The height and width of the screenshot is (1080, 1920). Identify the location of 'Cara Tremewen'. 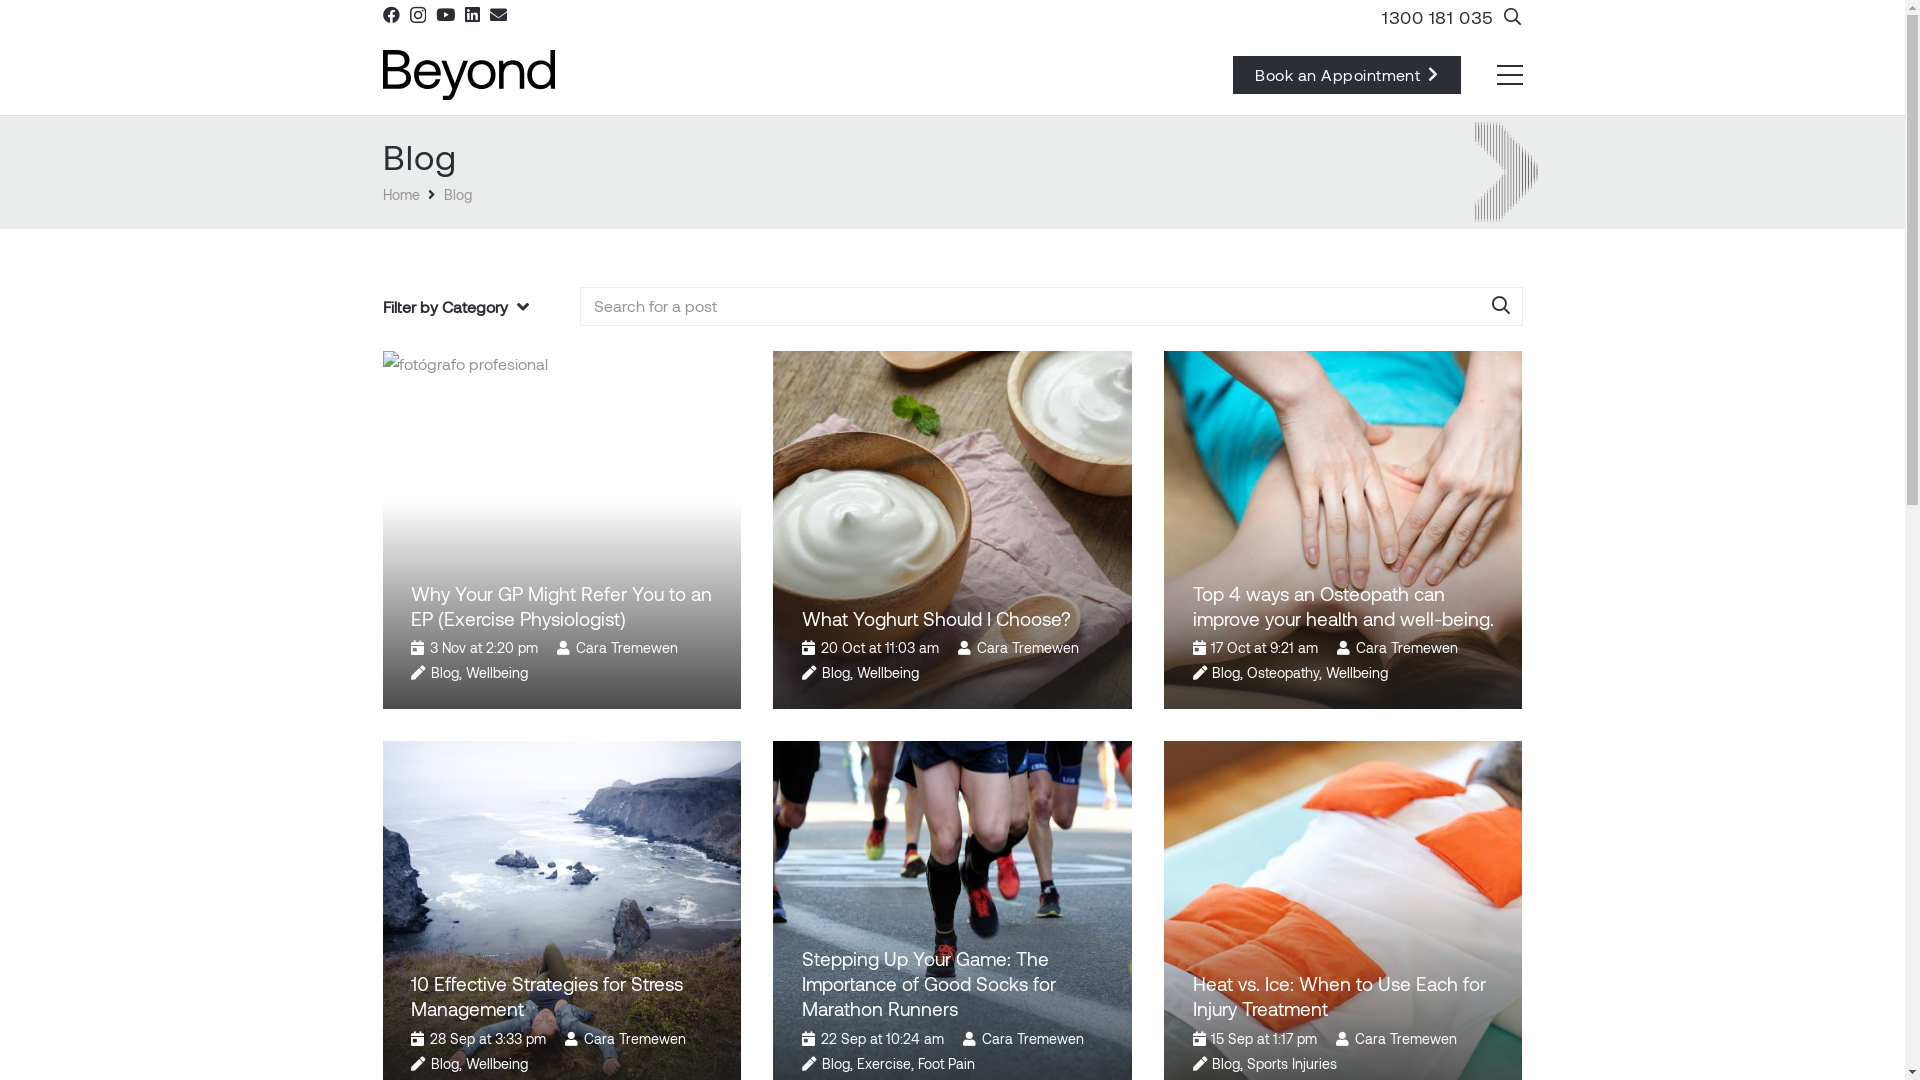
(1032, 1037).